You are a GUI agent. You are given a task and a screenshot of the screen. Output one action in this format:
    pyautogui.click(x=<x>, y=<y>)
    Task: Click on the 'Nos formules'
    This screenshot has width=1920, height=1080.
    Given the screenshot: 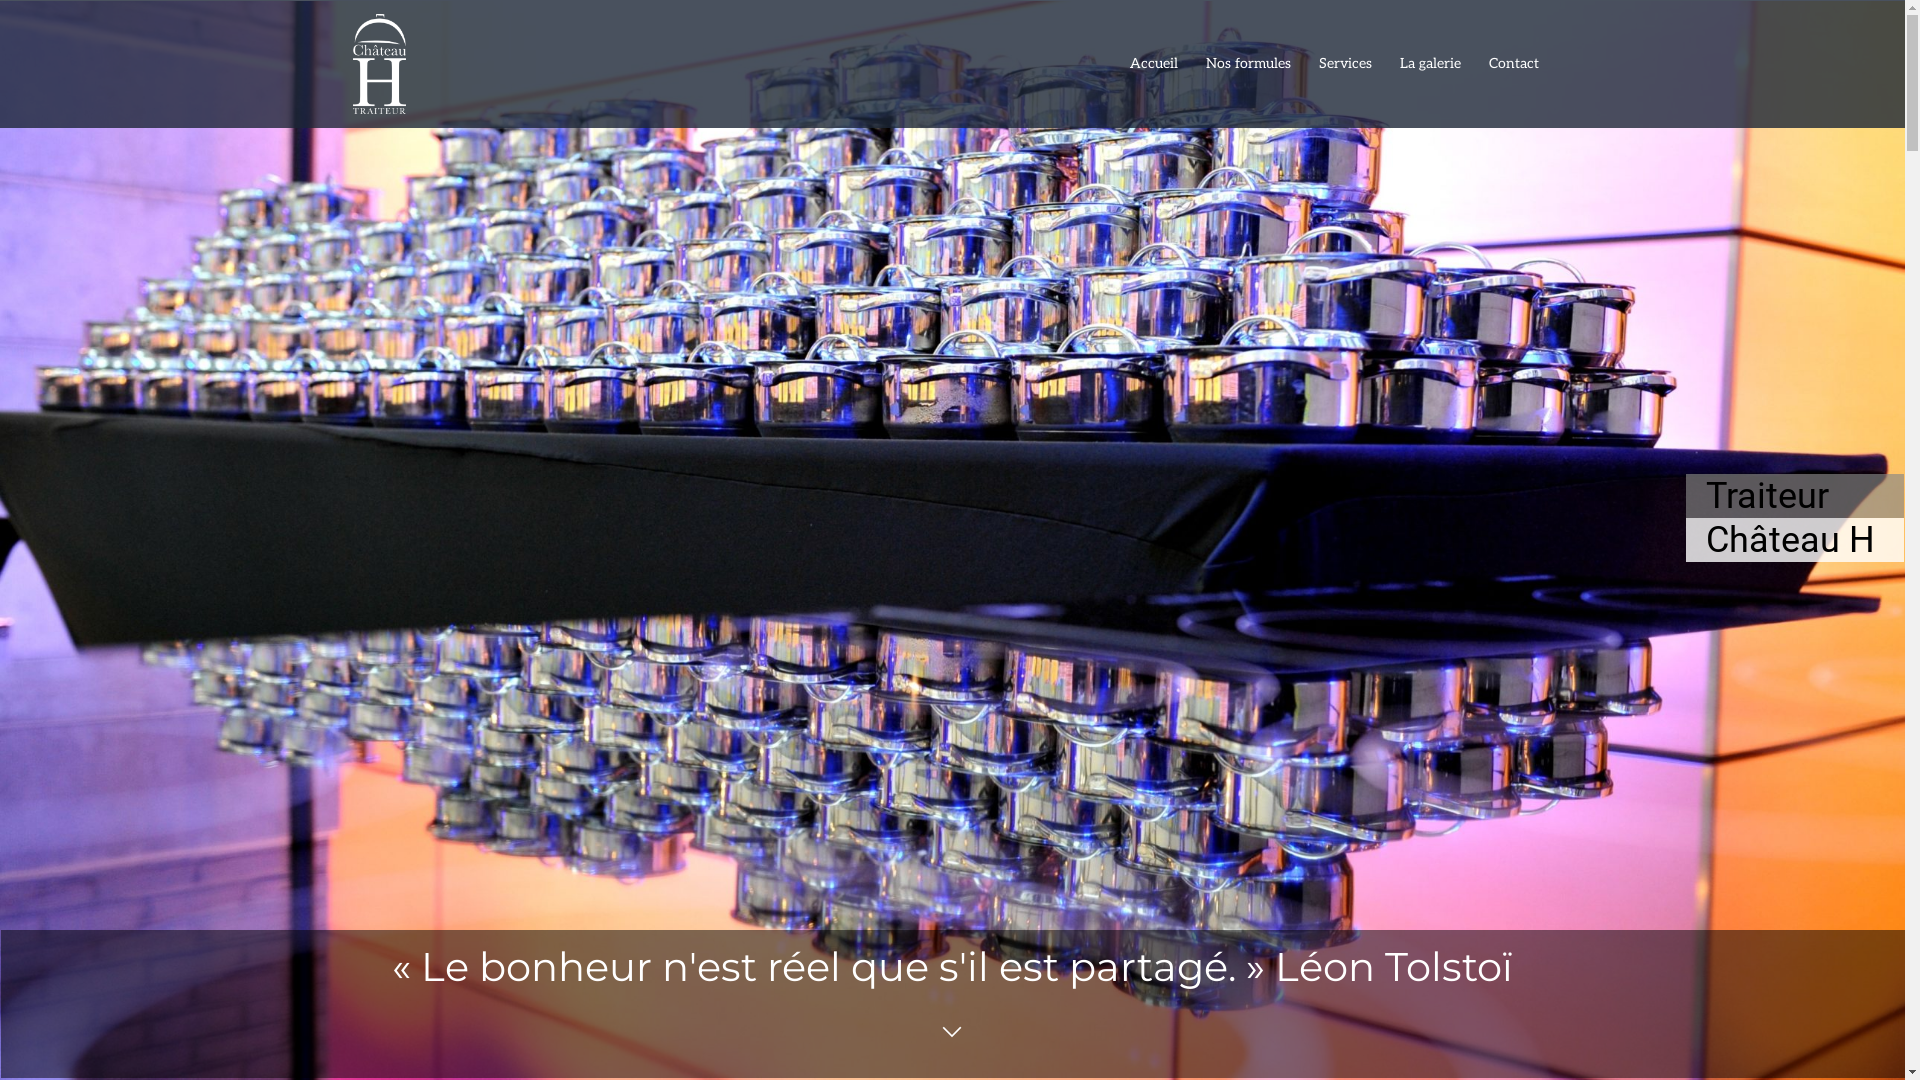 What is the action you would take?
    pyautogui.click(x=1247, y=63)
    